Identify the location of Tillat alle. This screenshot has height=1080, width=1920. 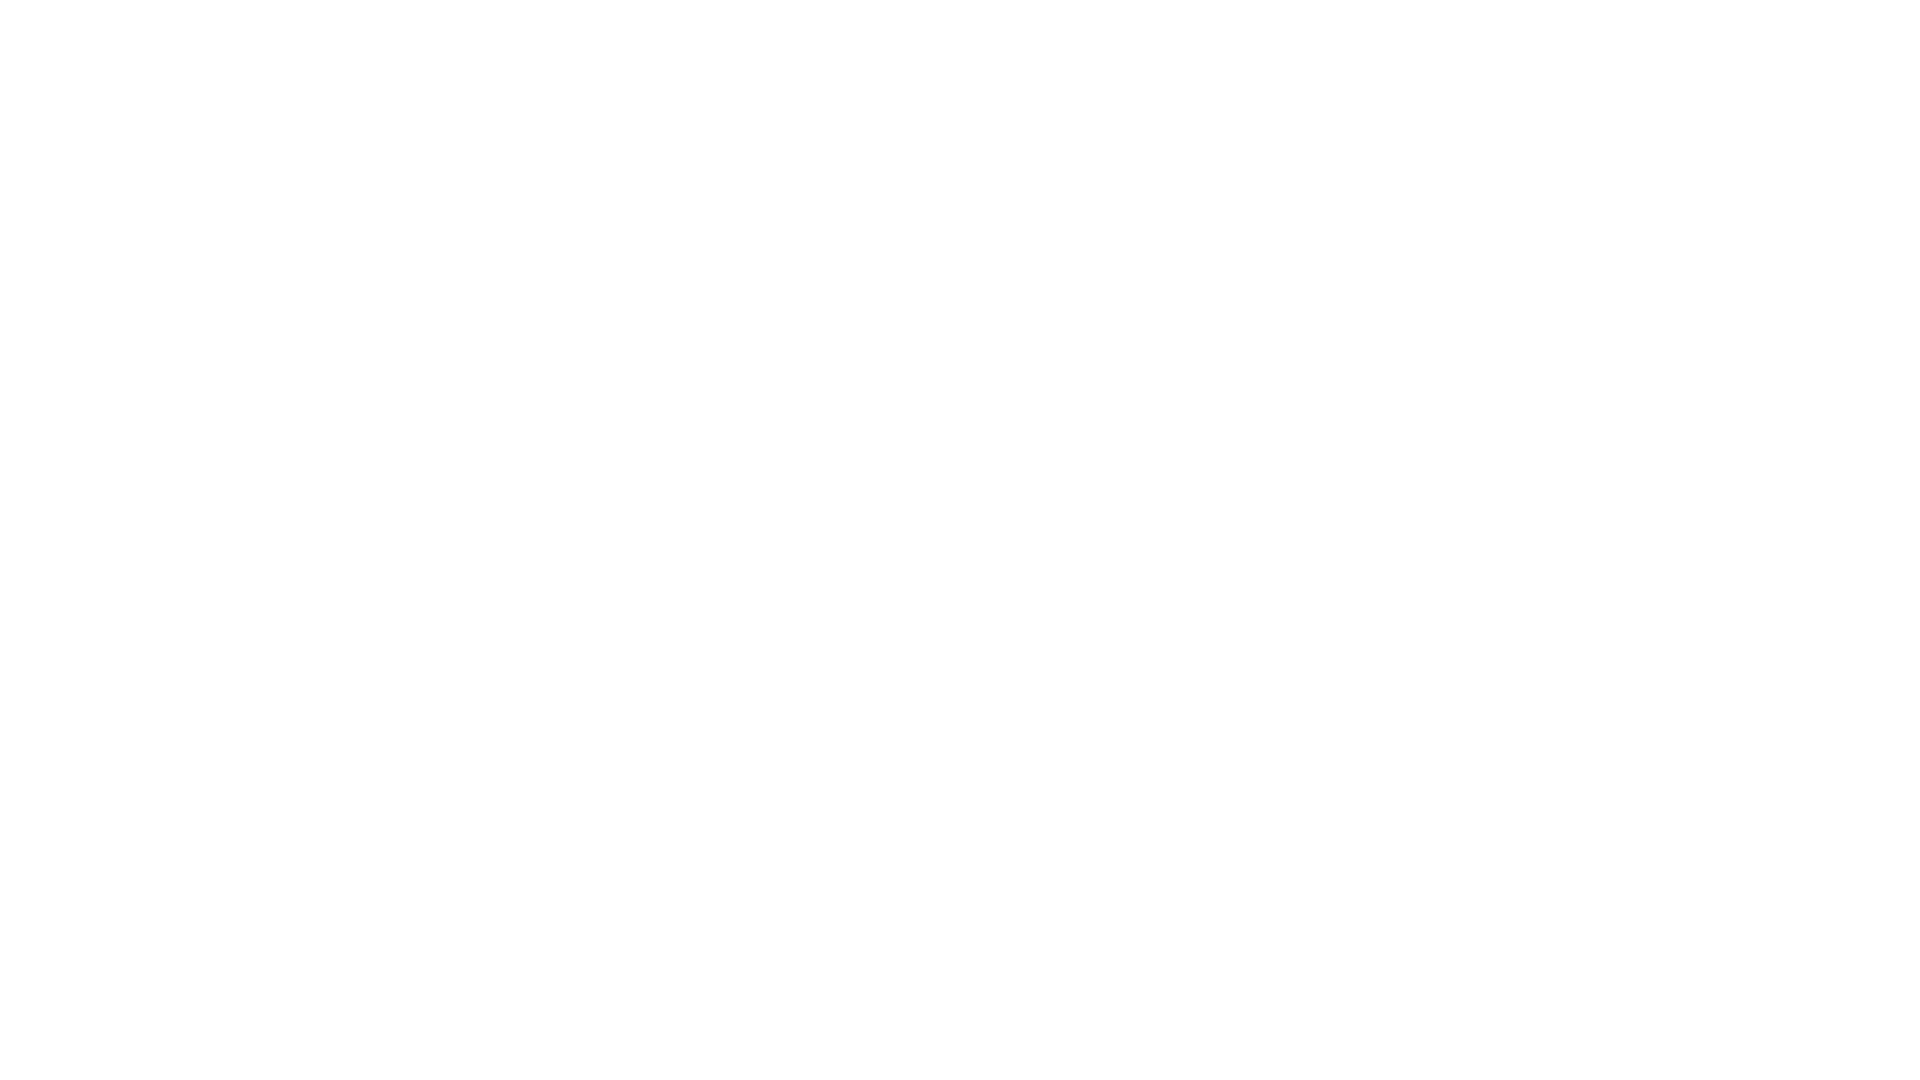
(1246, 707).